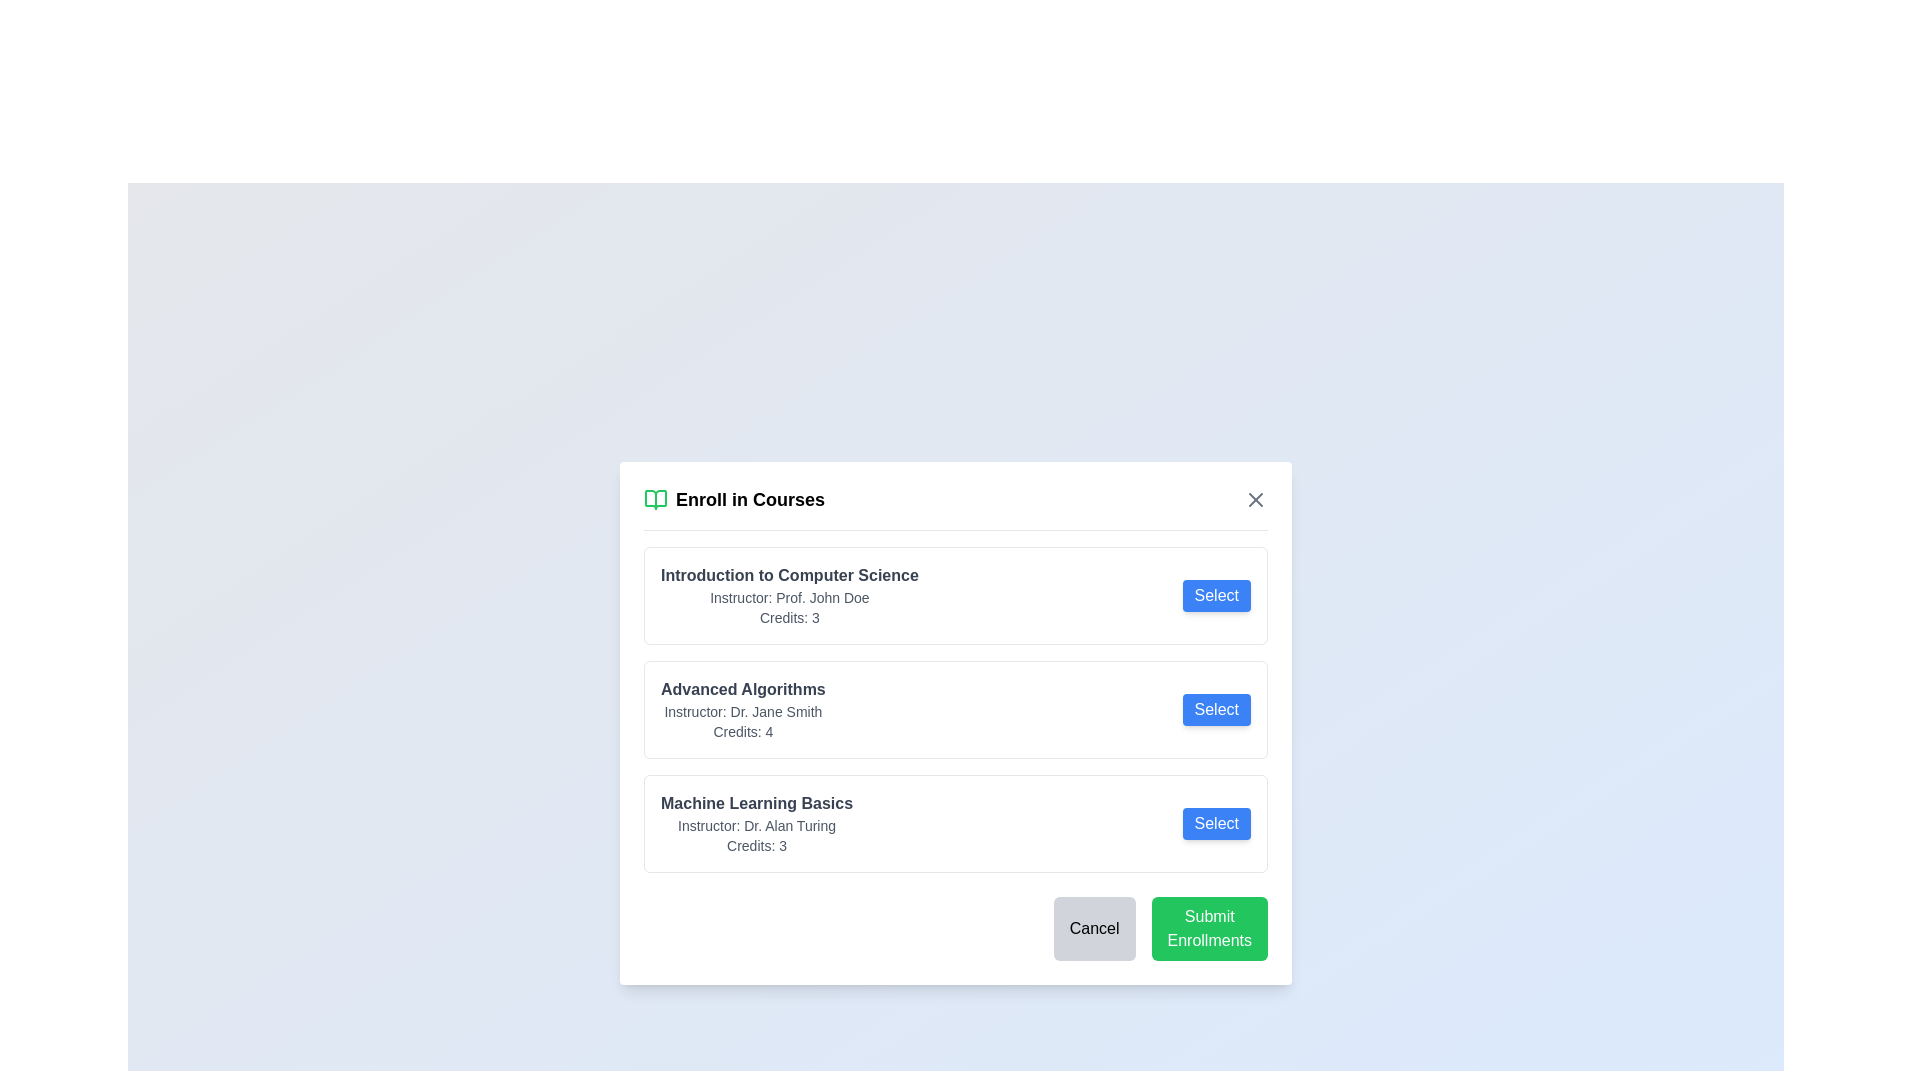 Image resolution: width=1920 pixels, height=1080 pixels. I want to click on the text element displaying 'Advanced Algorithms', which is styled in bold gray and positioned prominently in the modal under 'Enroll in Courses', so click(742, 688).